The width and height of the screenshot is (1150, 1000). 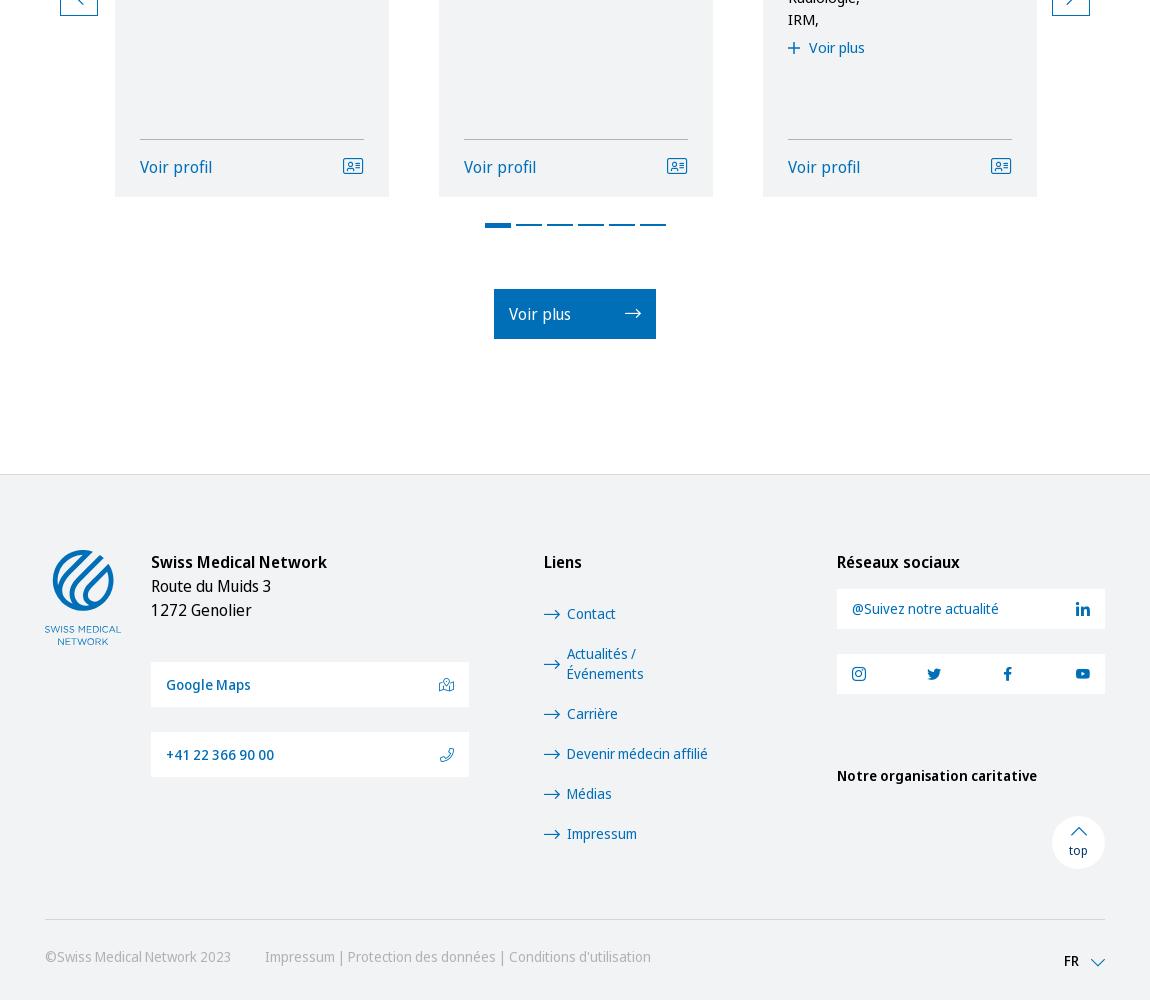 I want to click on 'Route du Muids 3', so click(x=210, y=585).